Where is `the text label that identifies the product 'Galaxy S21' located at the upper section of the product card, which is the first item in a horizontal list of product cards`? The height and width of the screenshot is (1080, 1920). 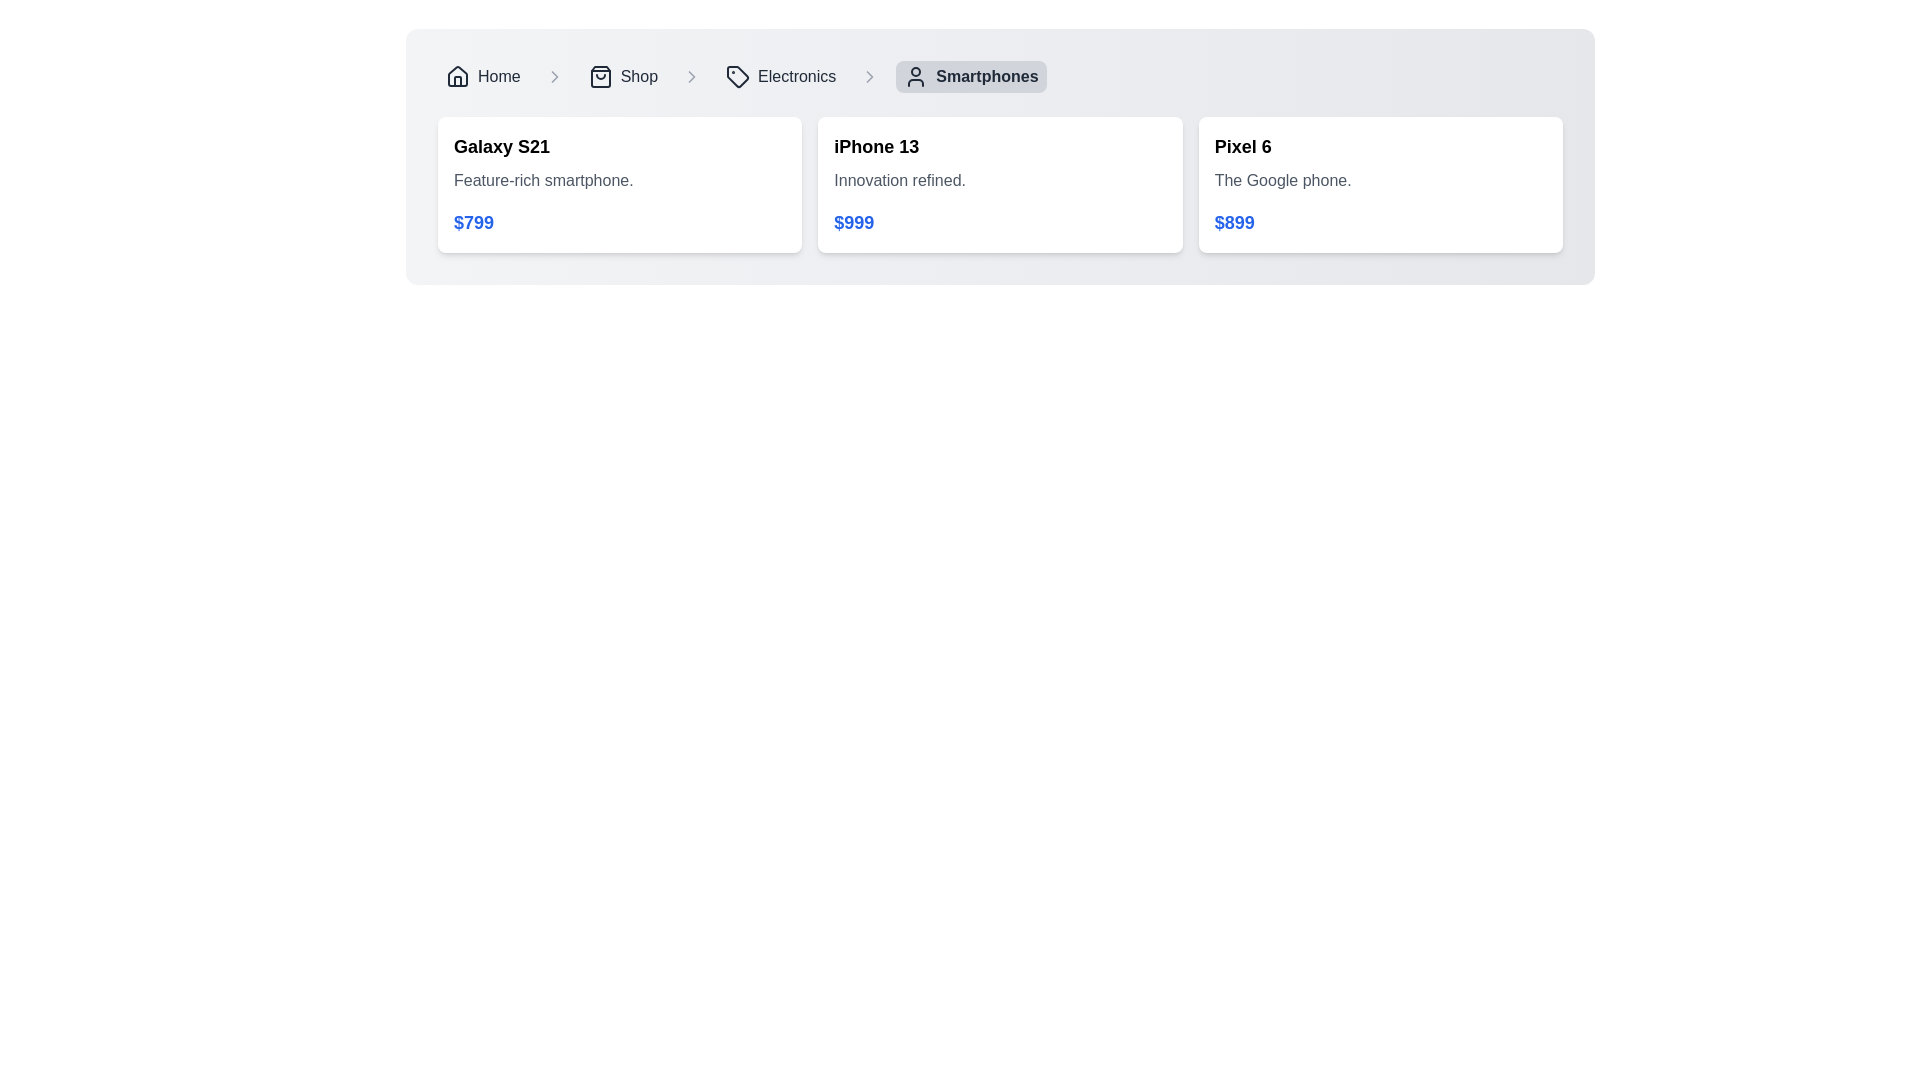
the text label that identifies the product 'Galaxy S21' located at the upper section of the product card, which is the first item in a horizontal list of product cards is located at coordinates (502, 145).